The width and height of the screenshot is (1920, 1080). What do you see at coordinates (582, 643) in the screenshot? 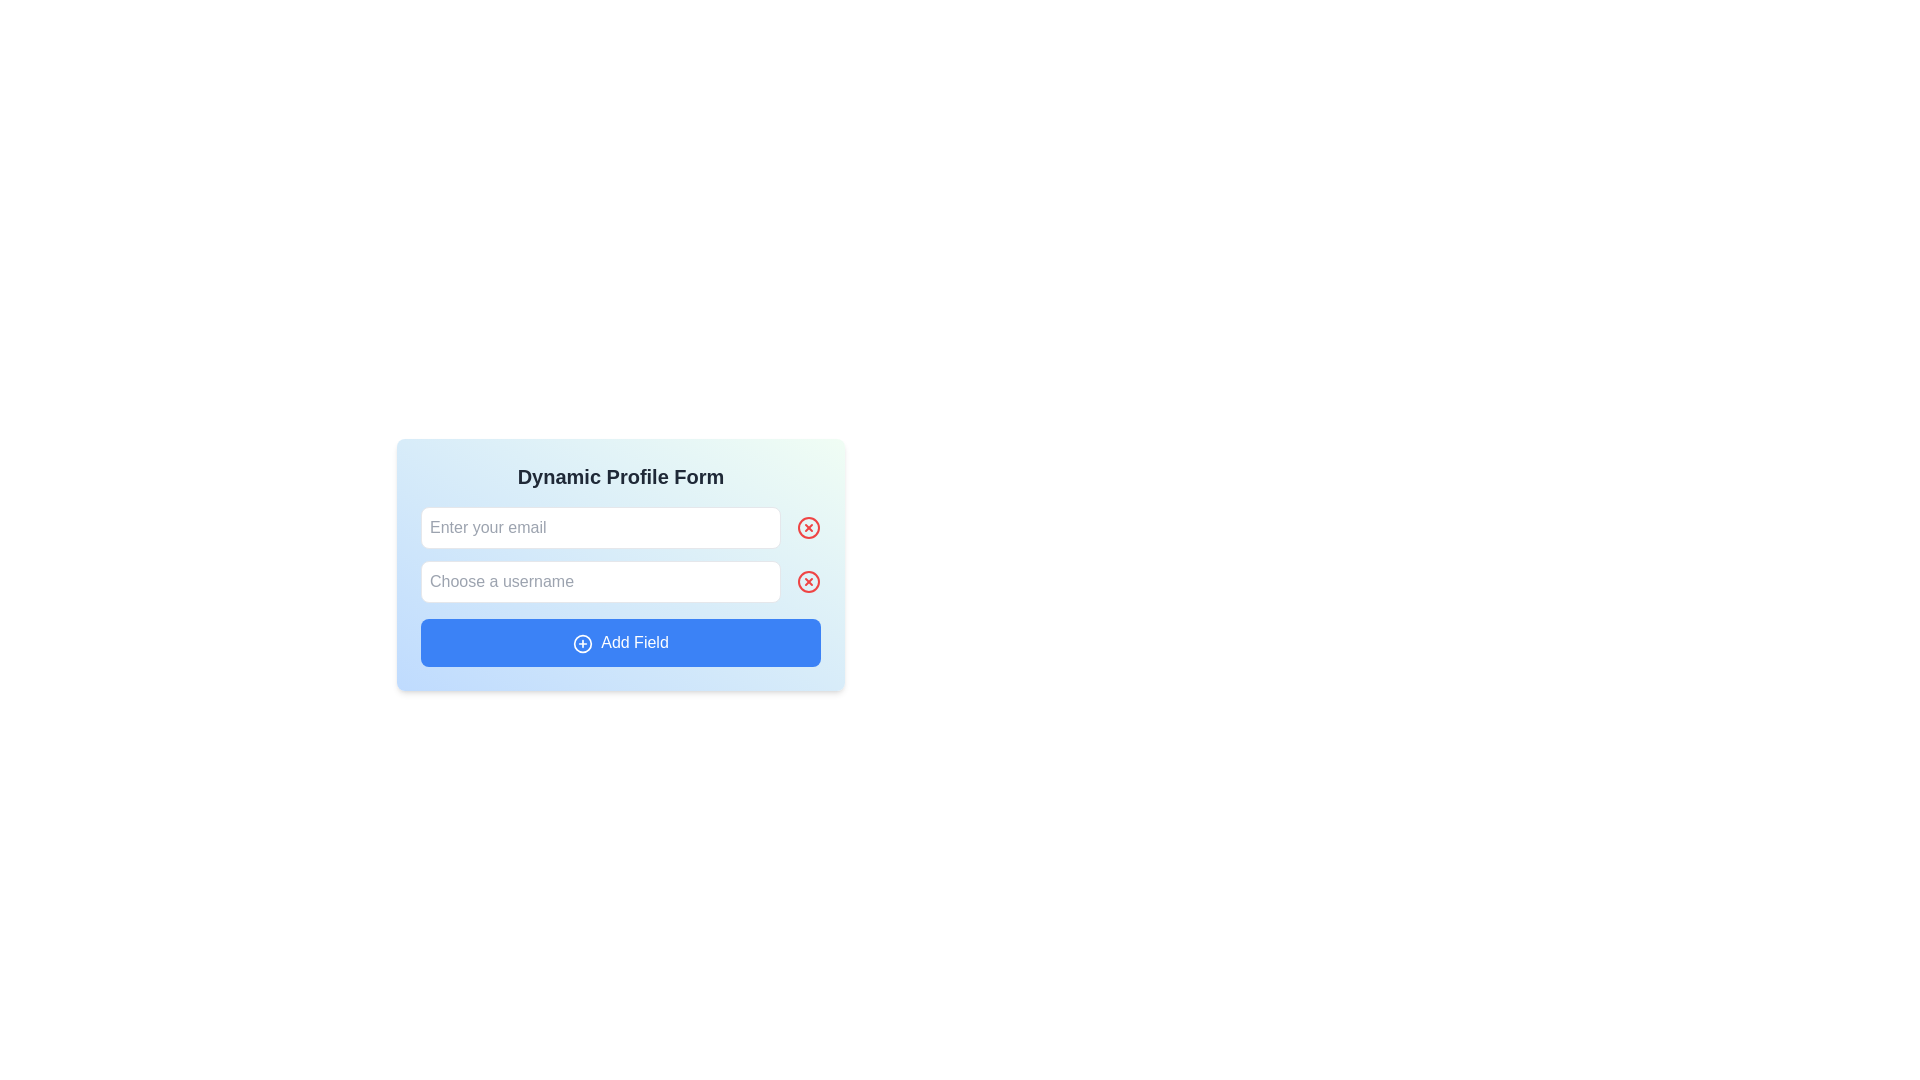
I see `the circular icon with a plus sign located to the left of the 'Add Field' text in the blue button` at bounding box center [582, 643].